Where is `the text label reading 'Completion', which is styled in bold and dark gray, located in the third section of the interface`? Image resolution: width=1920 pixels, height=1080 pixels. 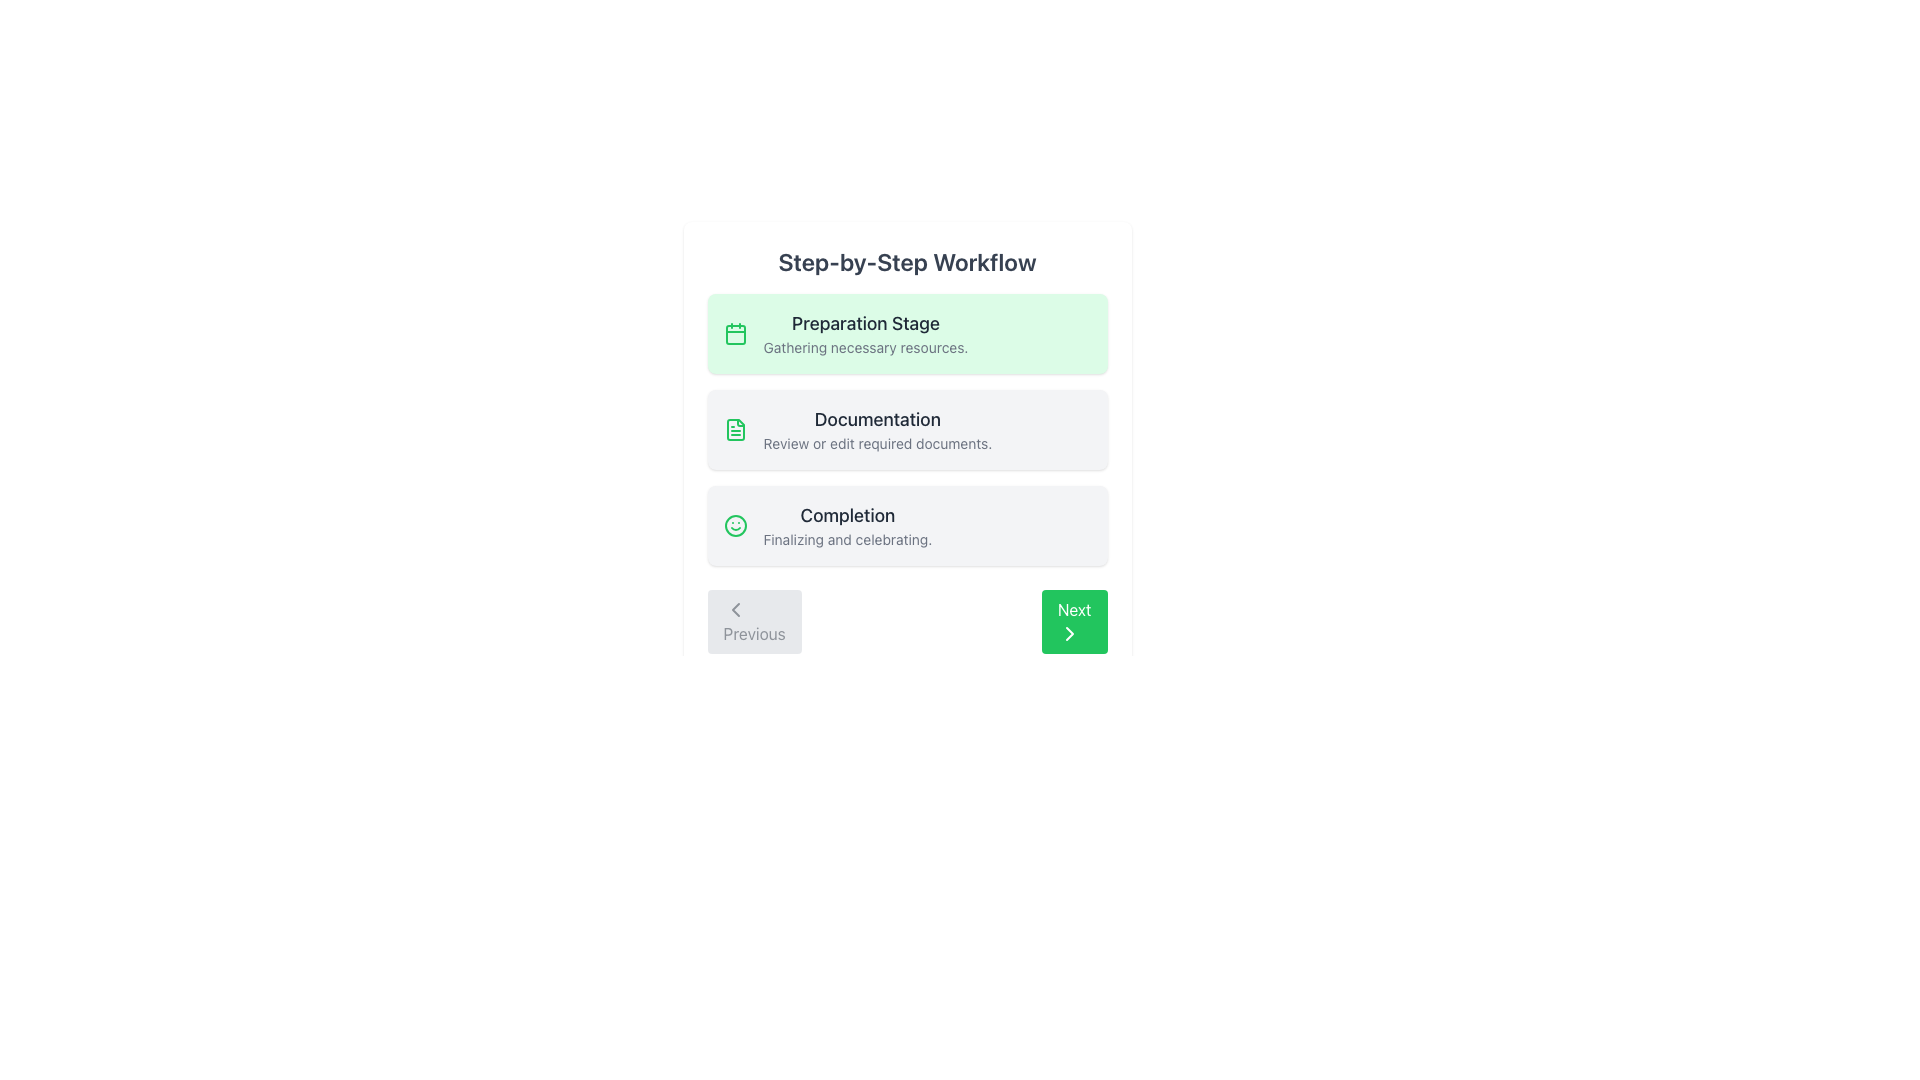
the text label reading 'Completion', which is styled in bold and dark gray, located in the third section of the interface is located at coordinates (847, 515).